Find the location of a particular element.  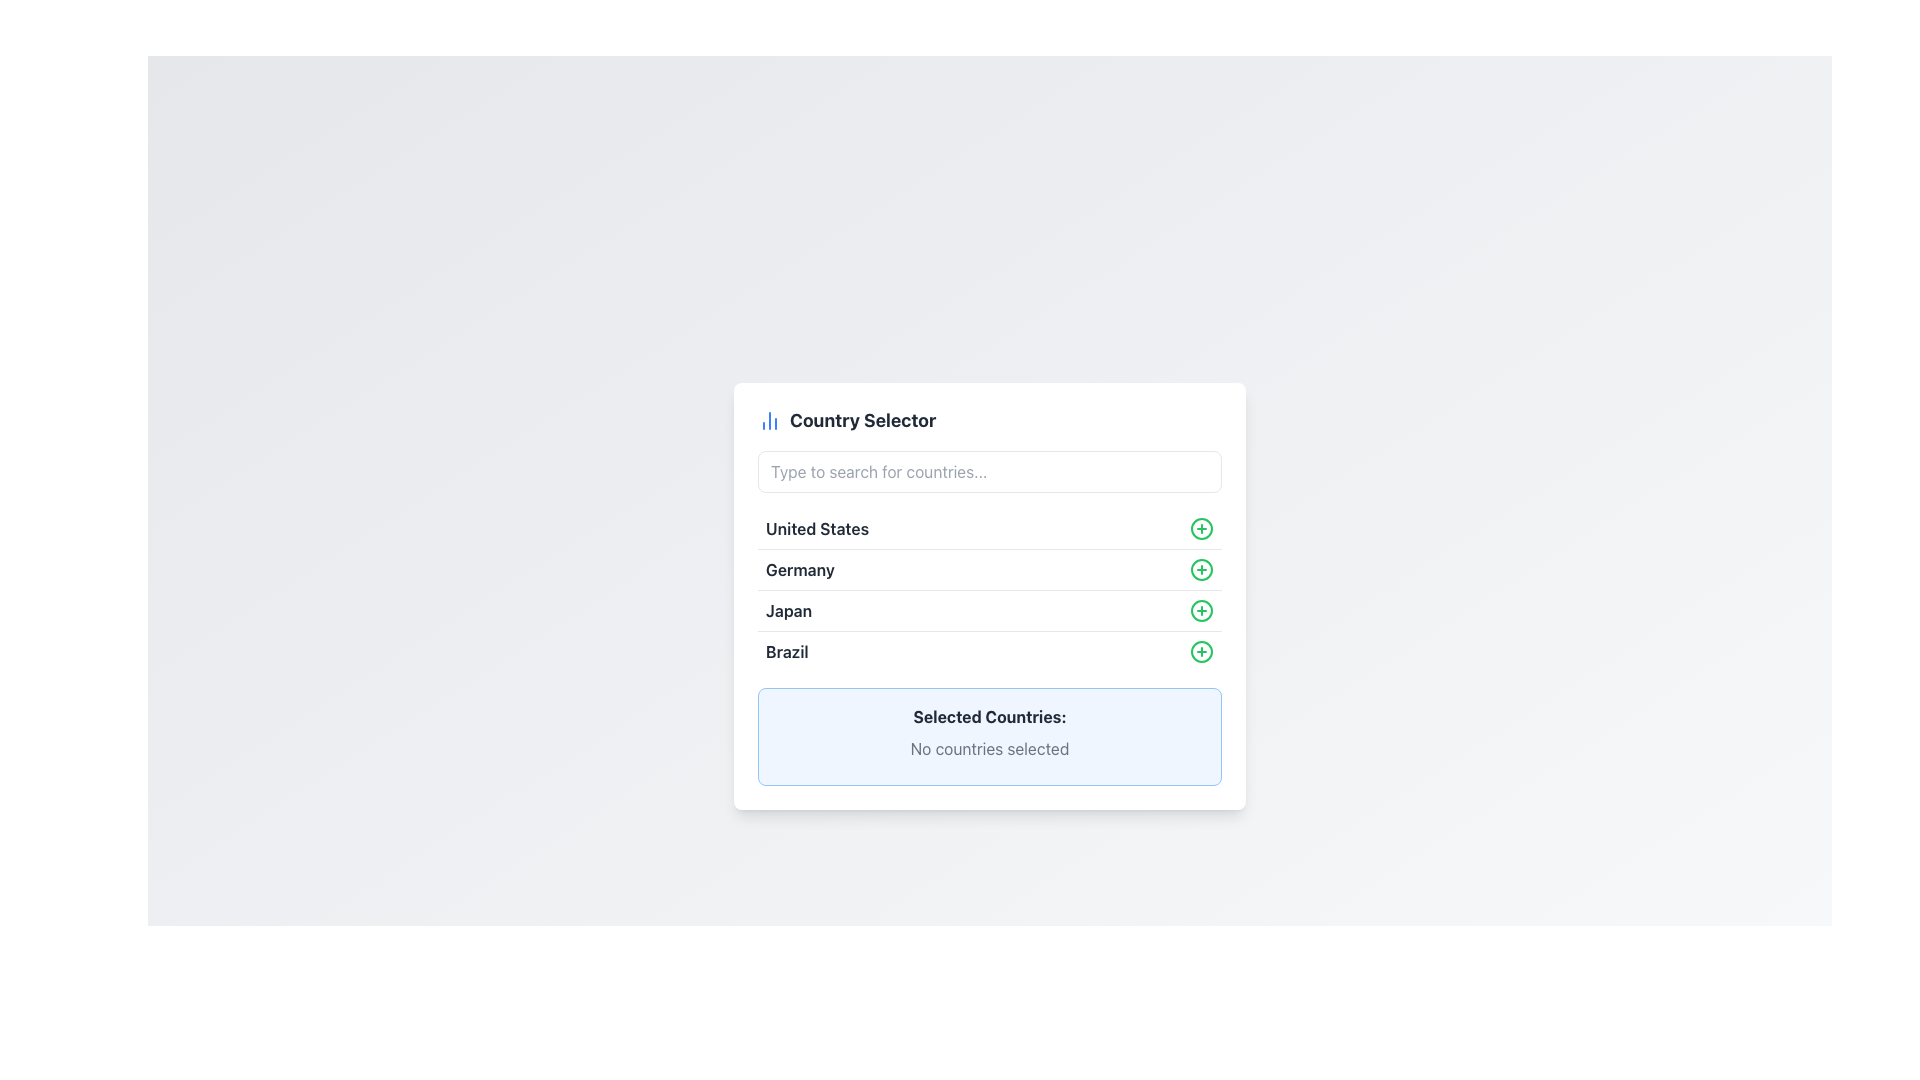

the 'United States' list item in the Country Selector is located at coordinates (989, 527).